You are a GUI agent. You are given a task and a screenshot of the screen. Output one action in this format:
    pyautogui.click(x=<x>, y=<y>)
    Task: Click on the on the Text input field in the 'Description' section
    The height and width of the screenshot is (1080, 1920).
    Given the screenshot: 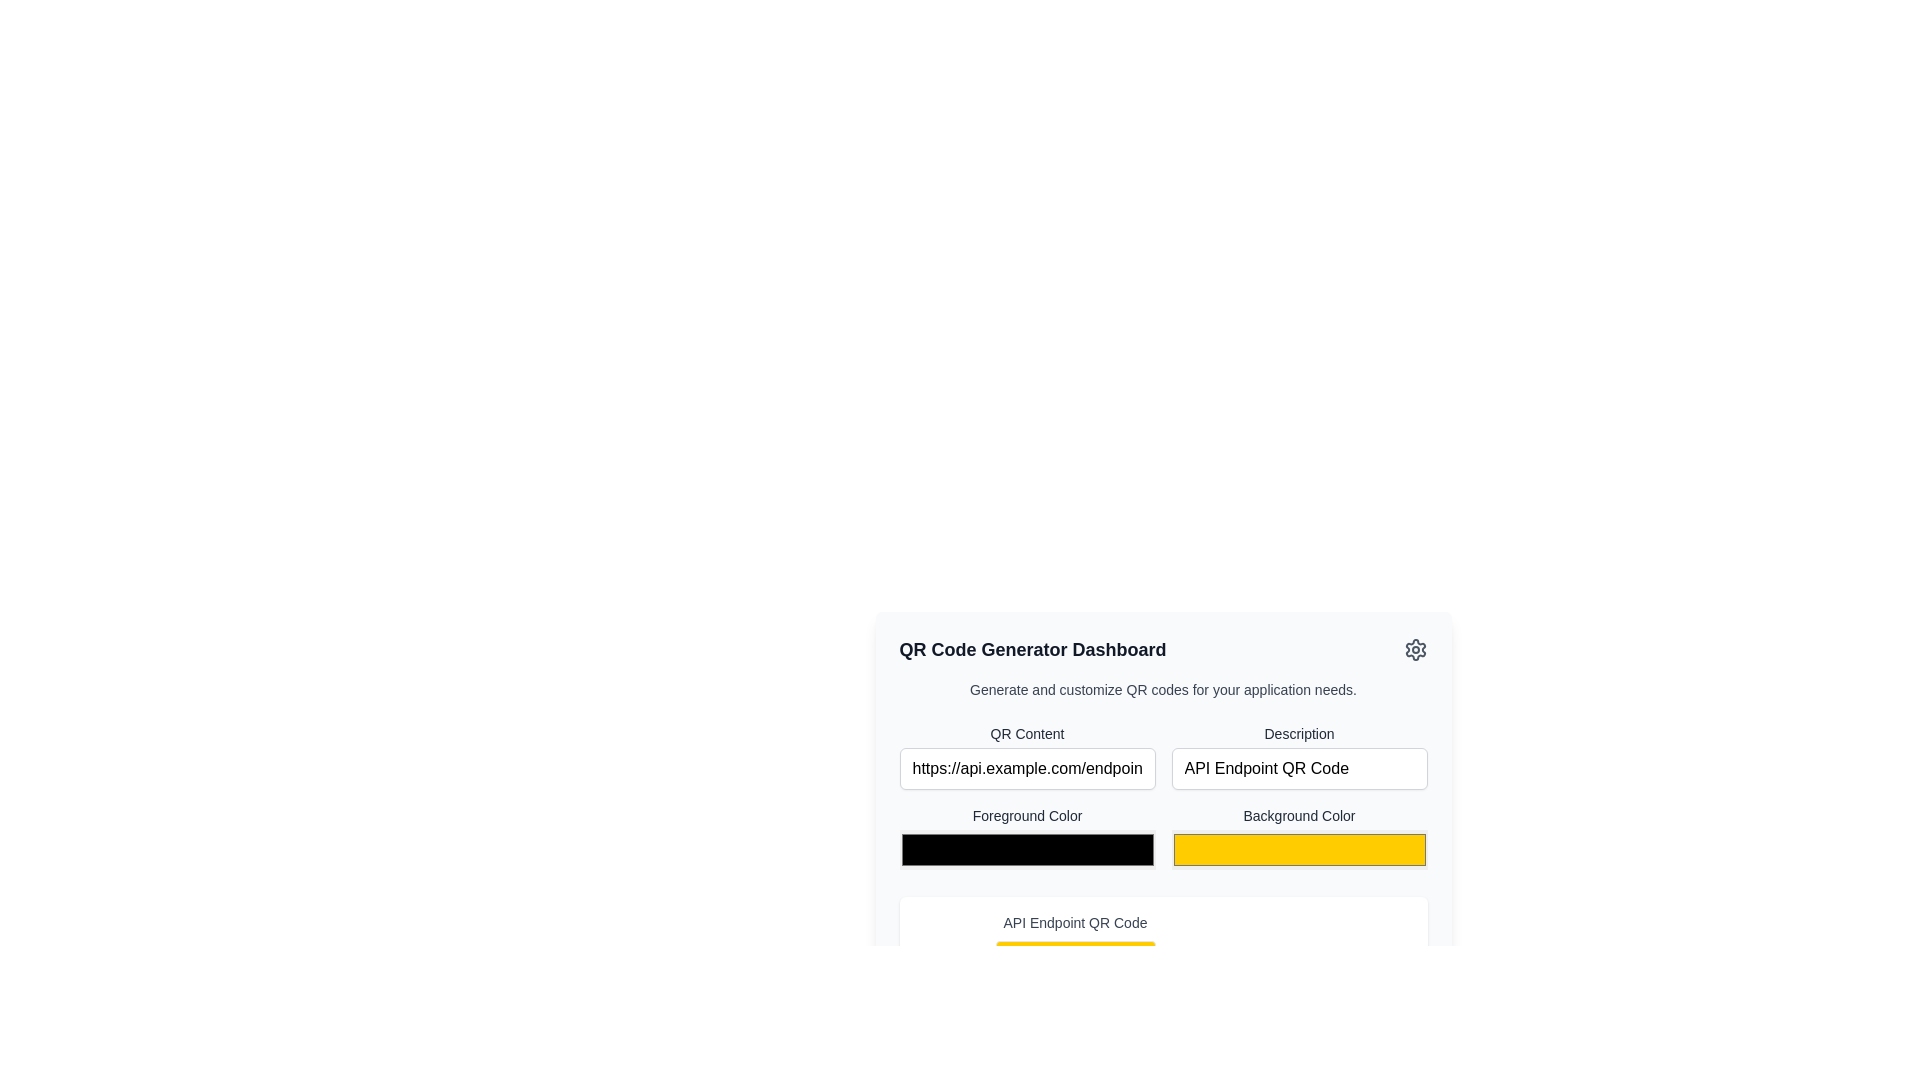 What is the action you would take?
    pyautogui.click(x=1299, y=767)
    